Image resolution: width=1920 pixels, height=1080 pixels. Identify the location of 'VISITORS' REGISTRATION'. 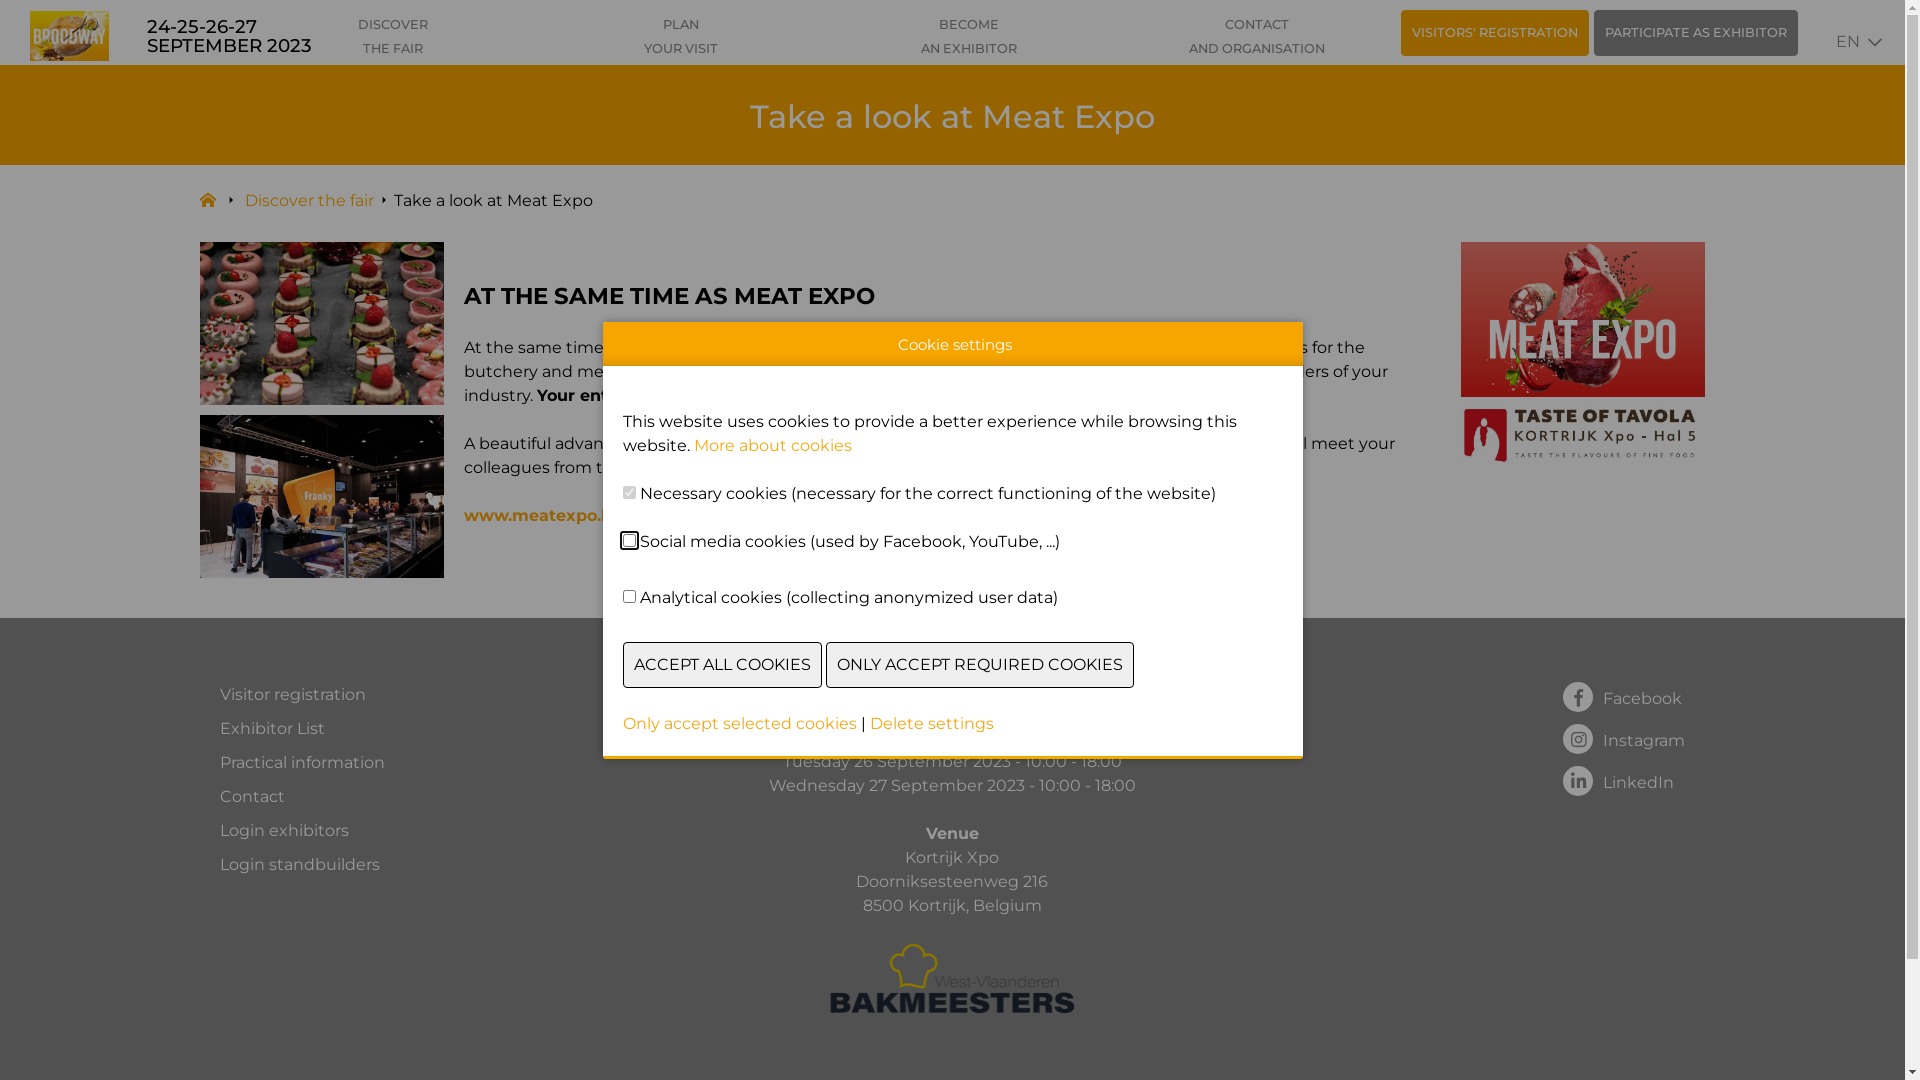
(1400, 33).